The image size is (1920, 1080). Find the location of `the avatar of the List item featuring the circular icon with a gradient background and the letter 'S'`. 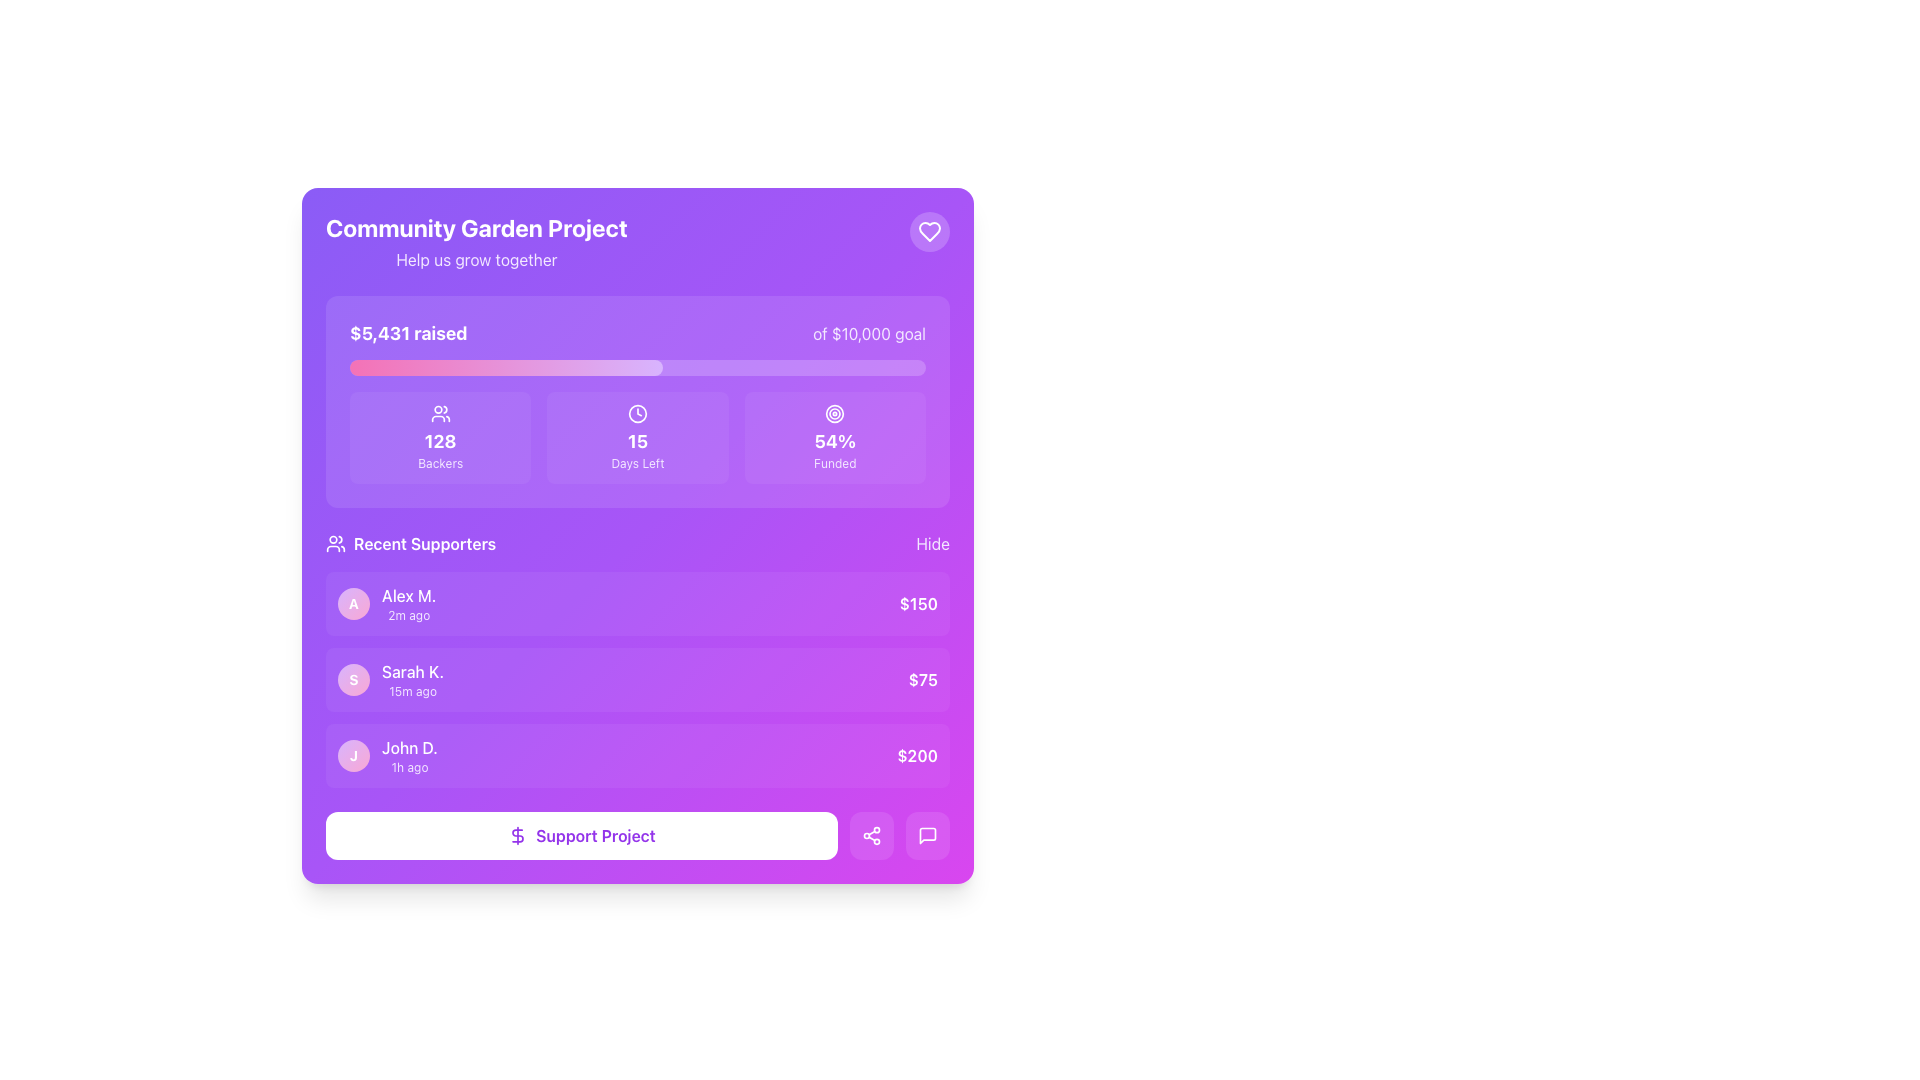

the avatar of the List item featuring the circular icon with a gradient background and the letter 'S' is located at coordinates (391, 678).